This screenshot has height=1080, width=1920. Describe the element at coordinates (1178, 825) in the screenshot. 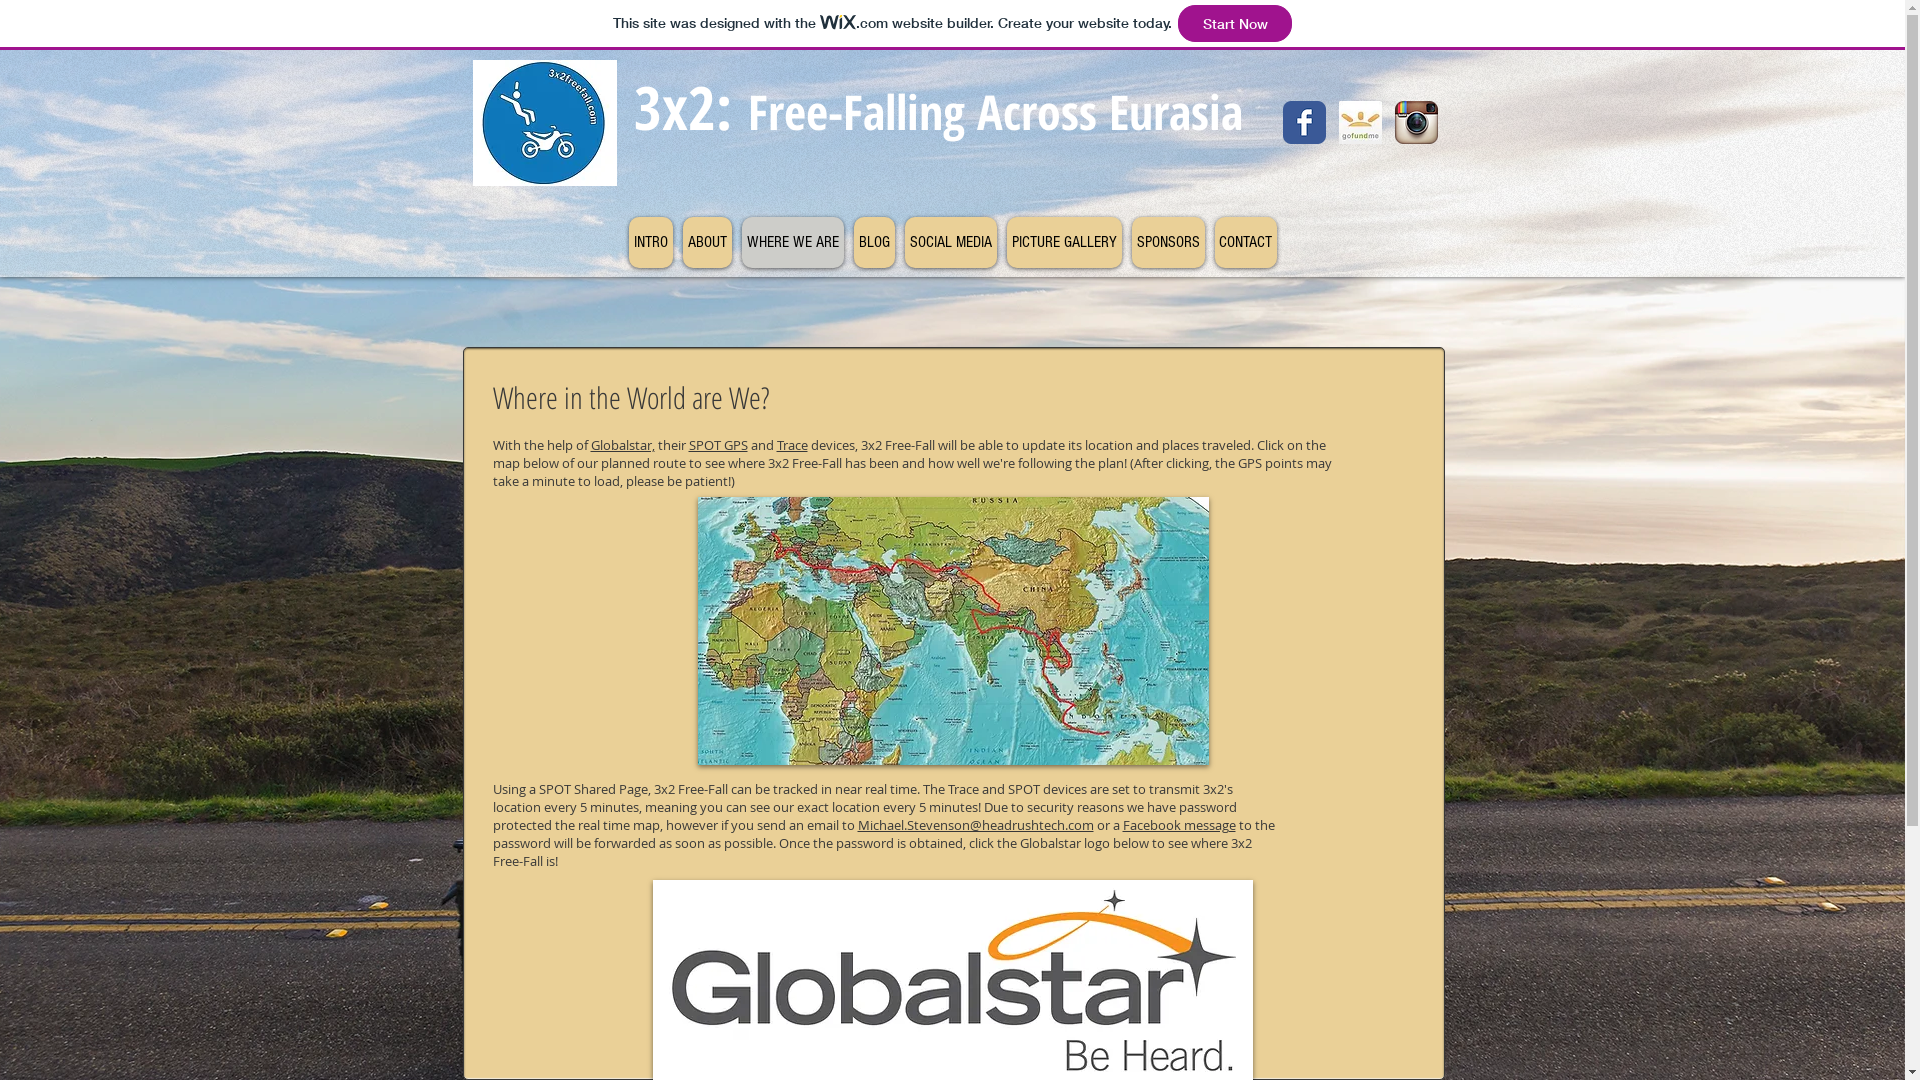

I see `'Facebook message'` at that location.